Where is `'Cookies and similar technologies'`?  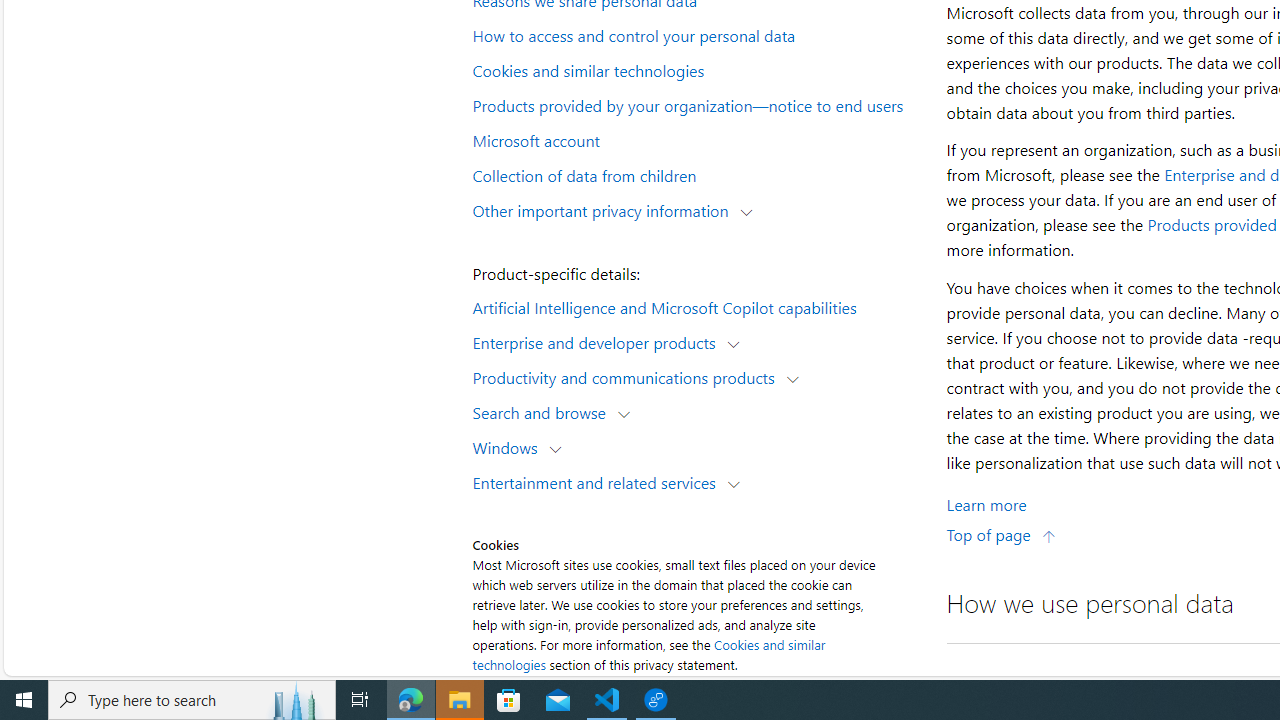 'Cookies and similar technologies' is located at coordinates (696, 68).